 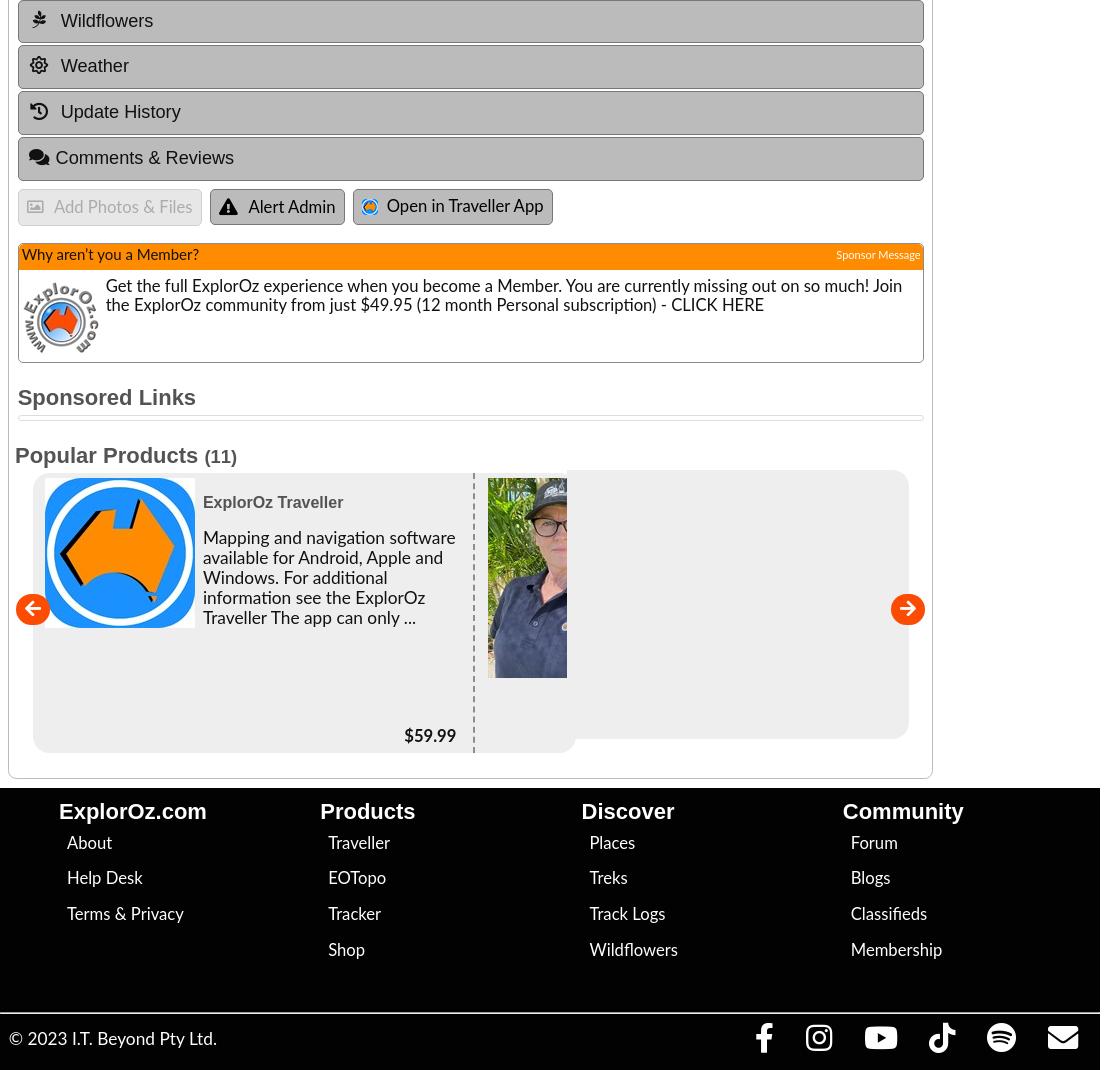 What do you see at coordinates (52, 206) in the screenshot?
I see `'Add Photos & Files'` at bounding box center [52, 206].